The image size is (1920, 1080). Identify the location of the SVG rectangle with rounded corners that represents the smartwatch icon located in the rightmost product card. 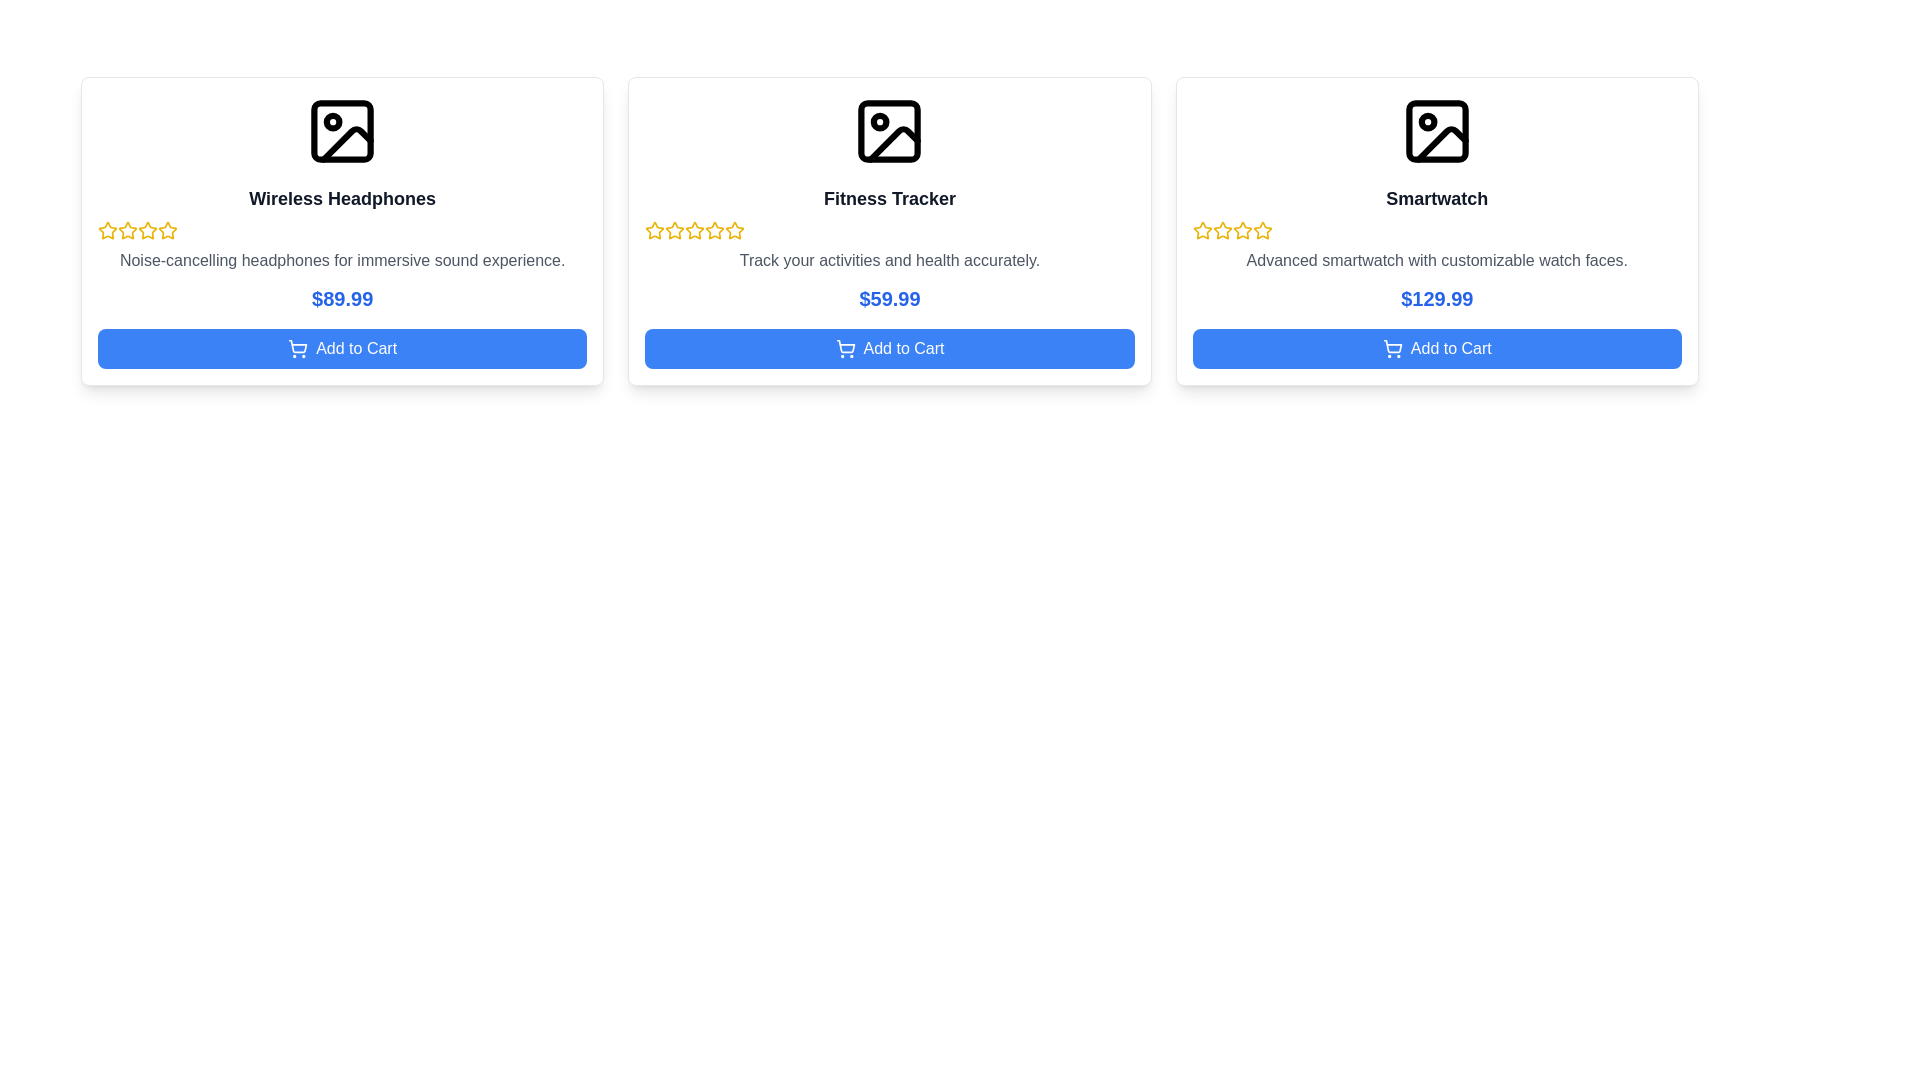
(1436, 131).